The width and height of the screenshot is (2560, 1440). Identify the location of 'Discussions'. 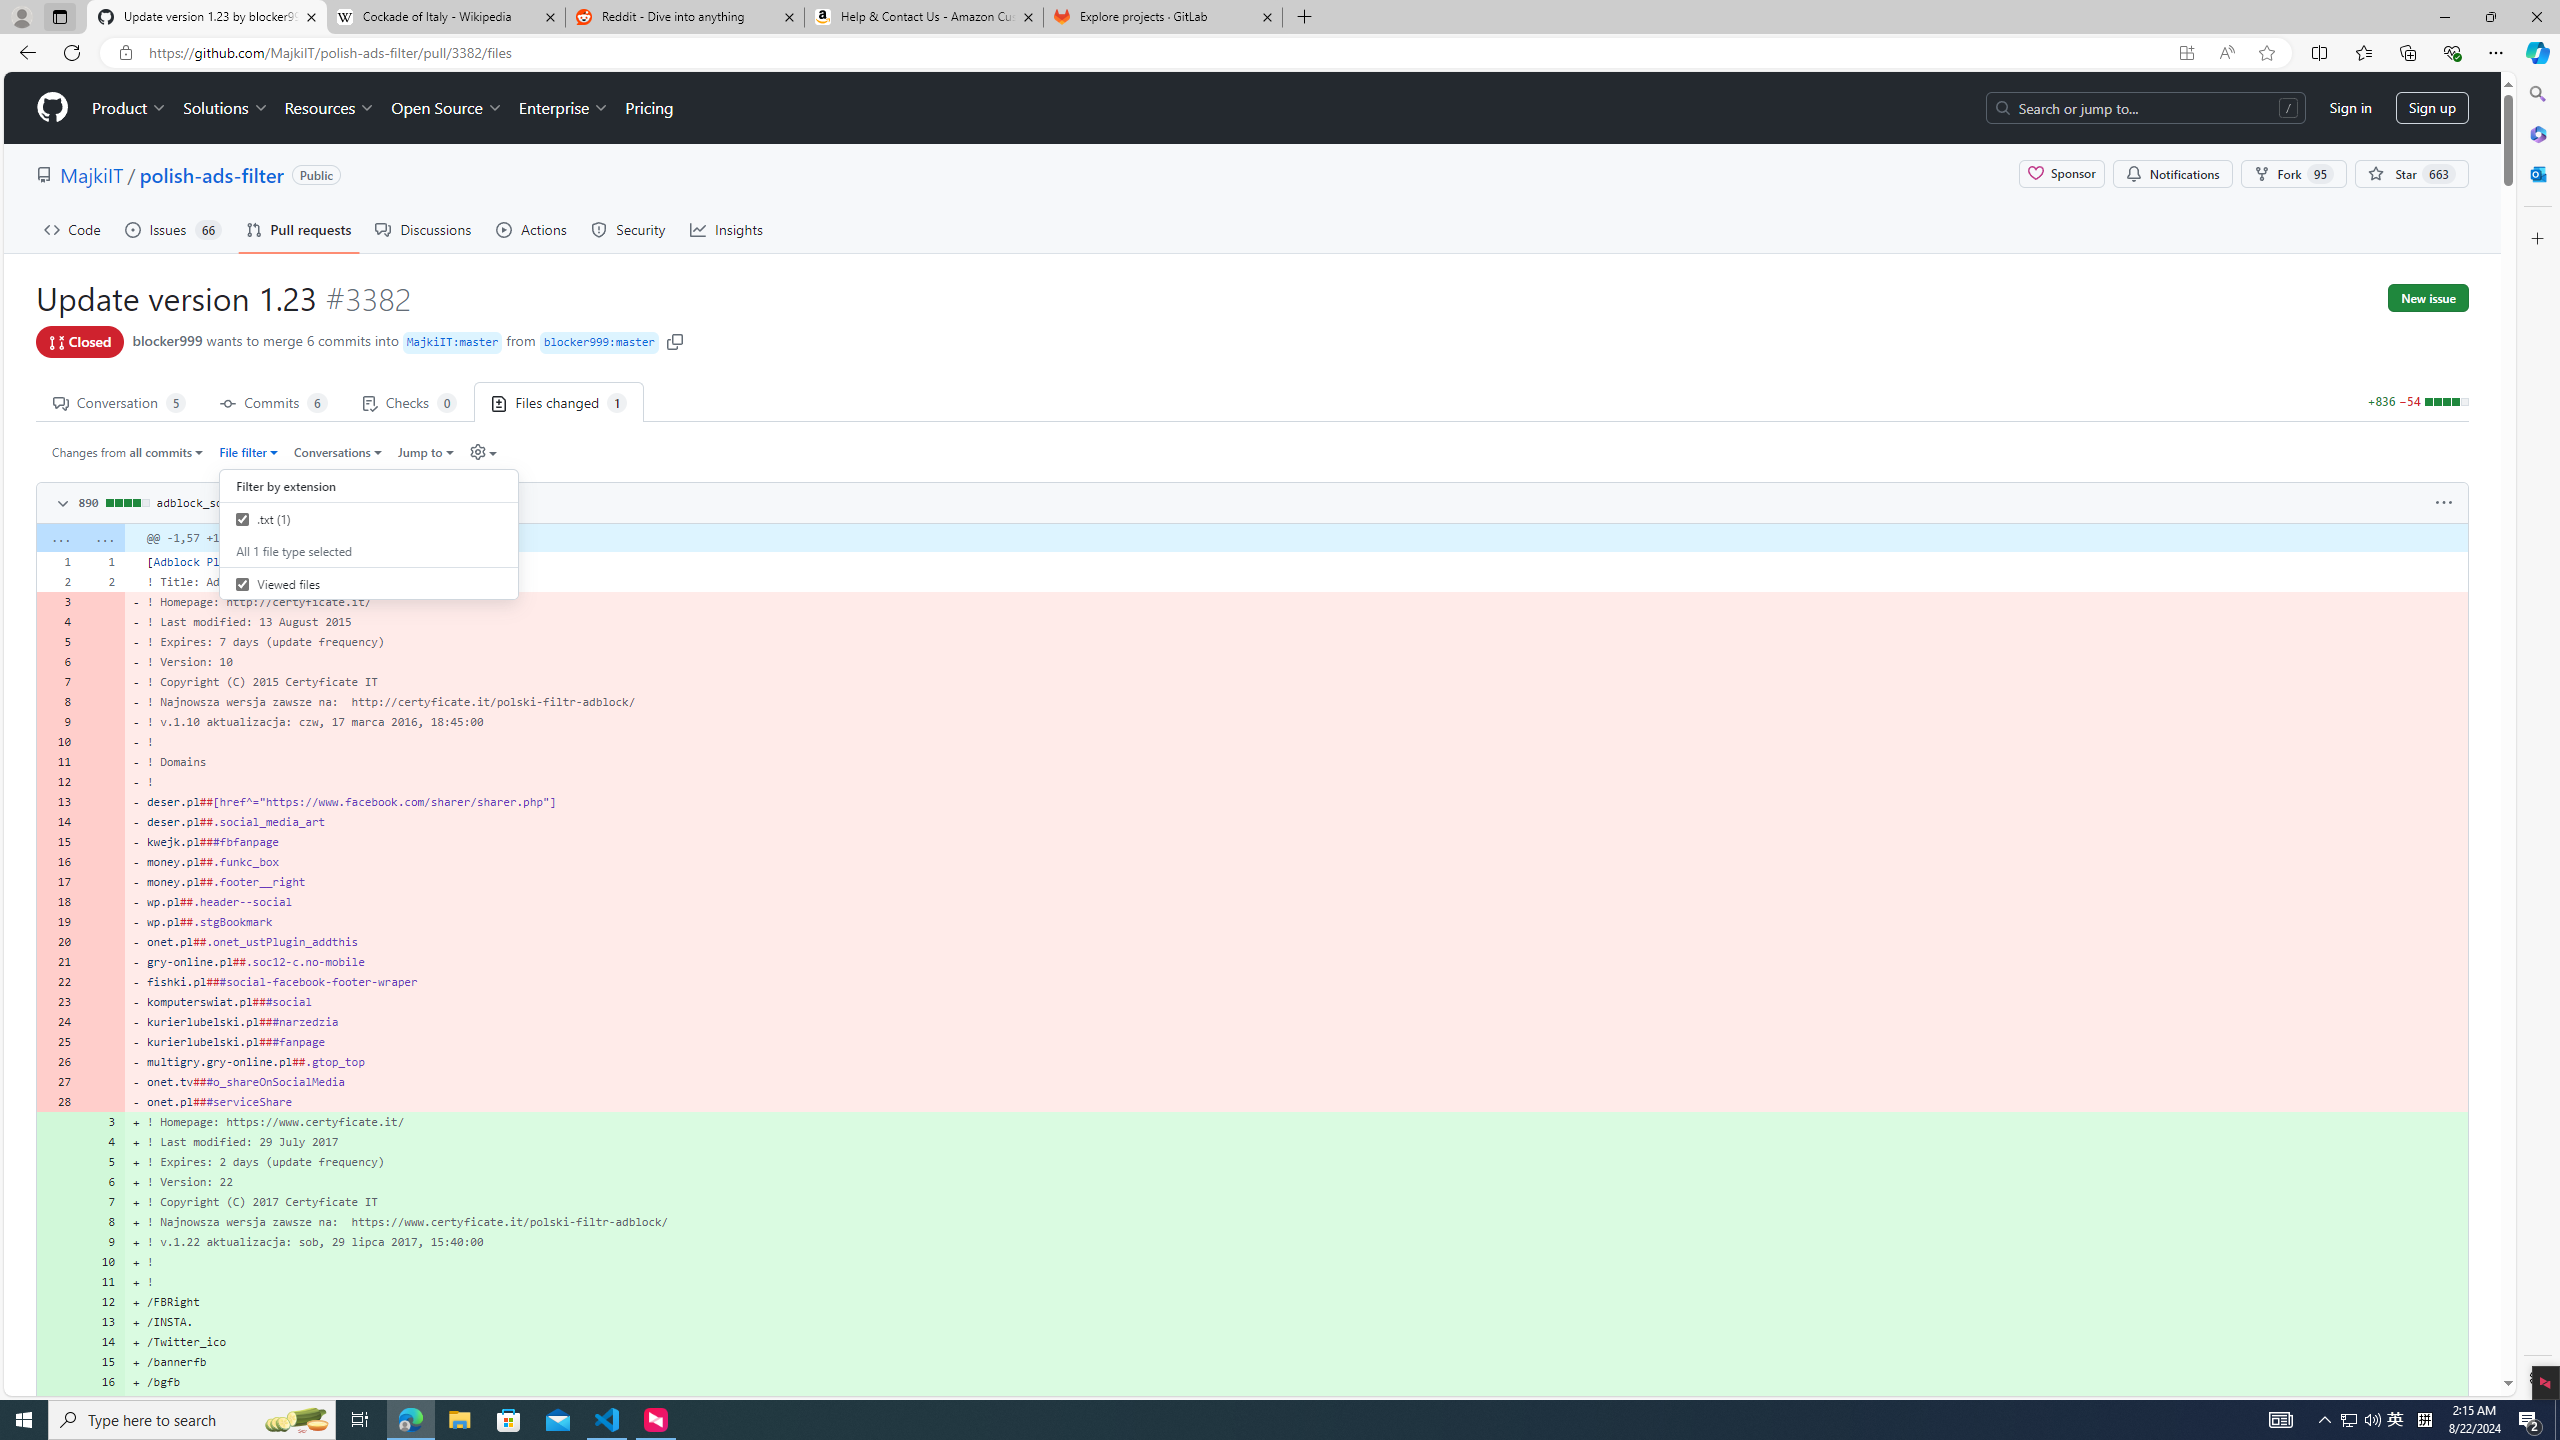
(423, 229).